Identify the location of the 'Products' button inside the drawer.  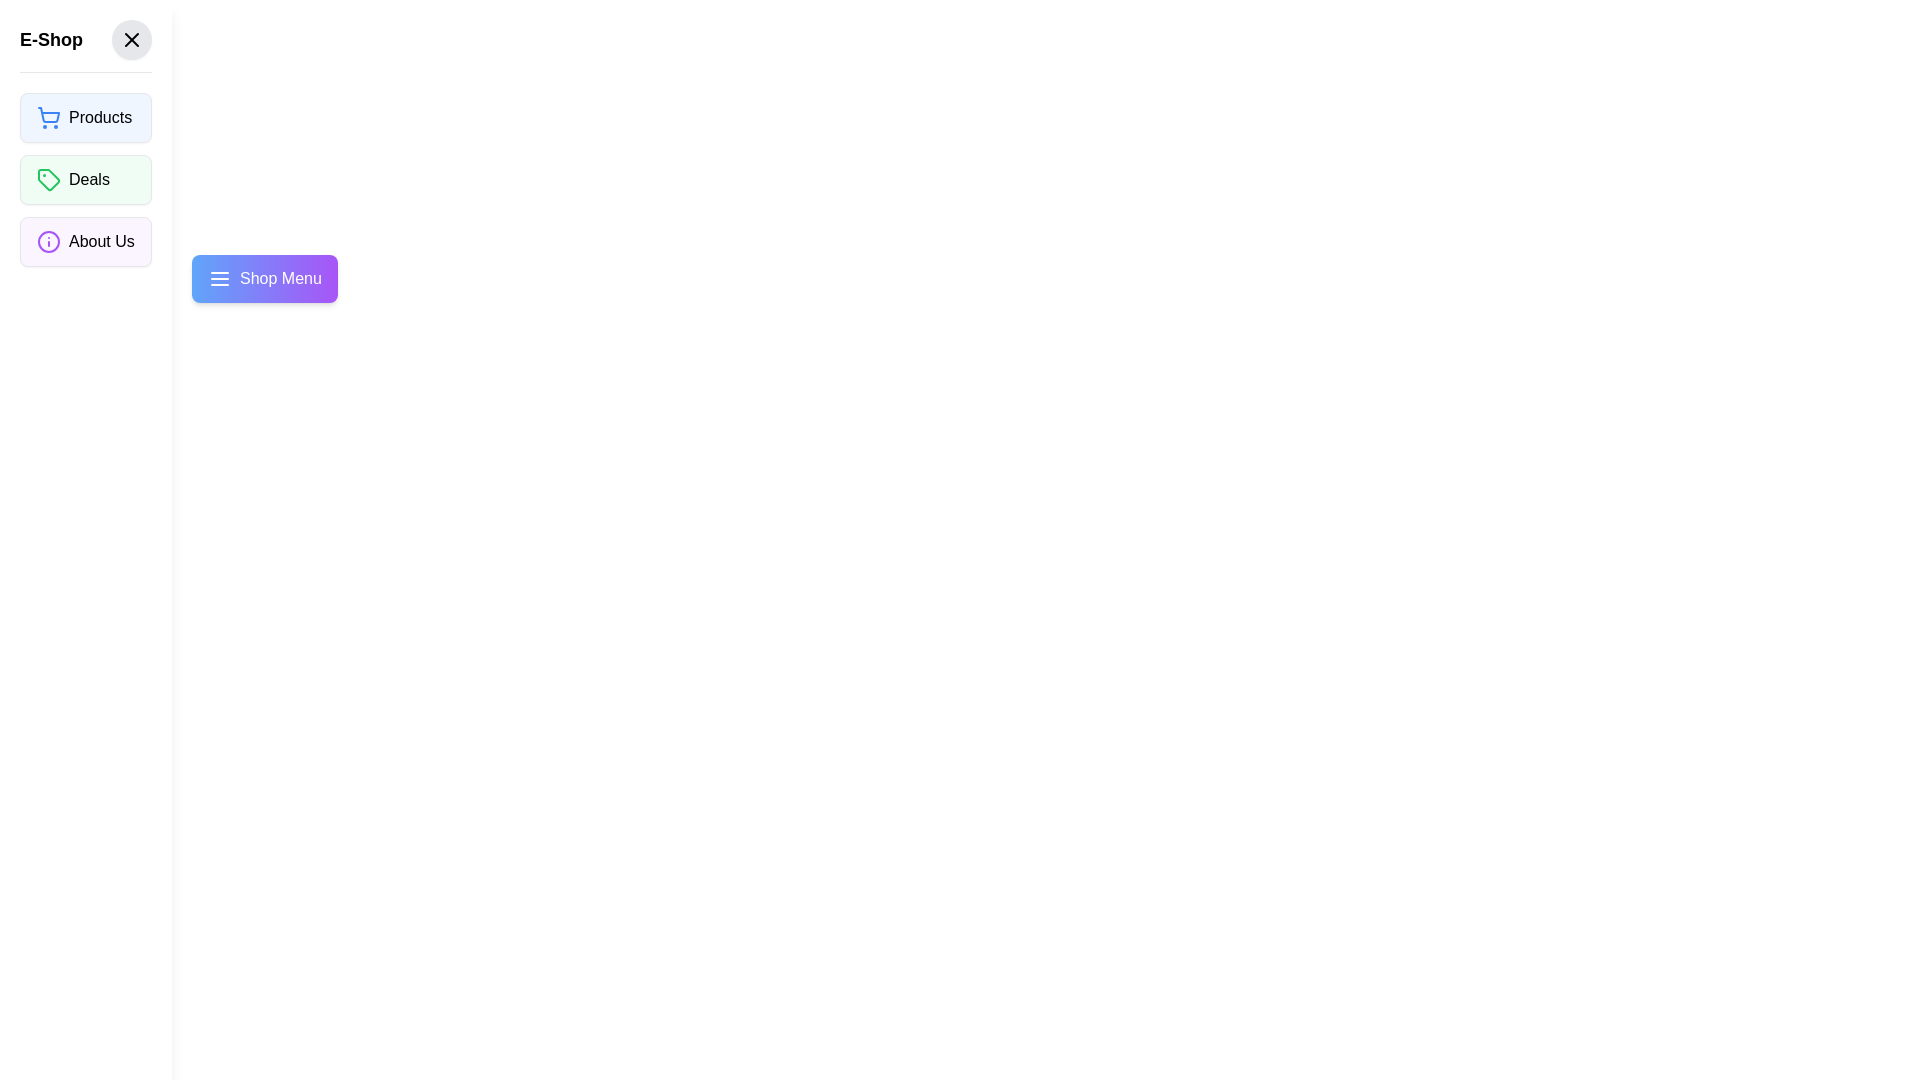
(84, 118).